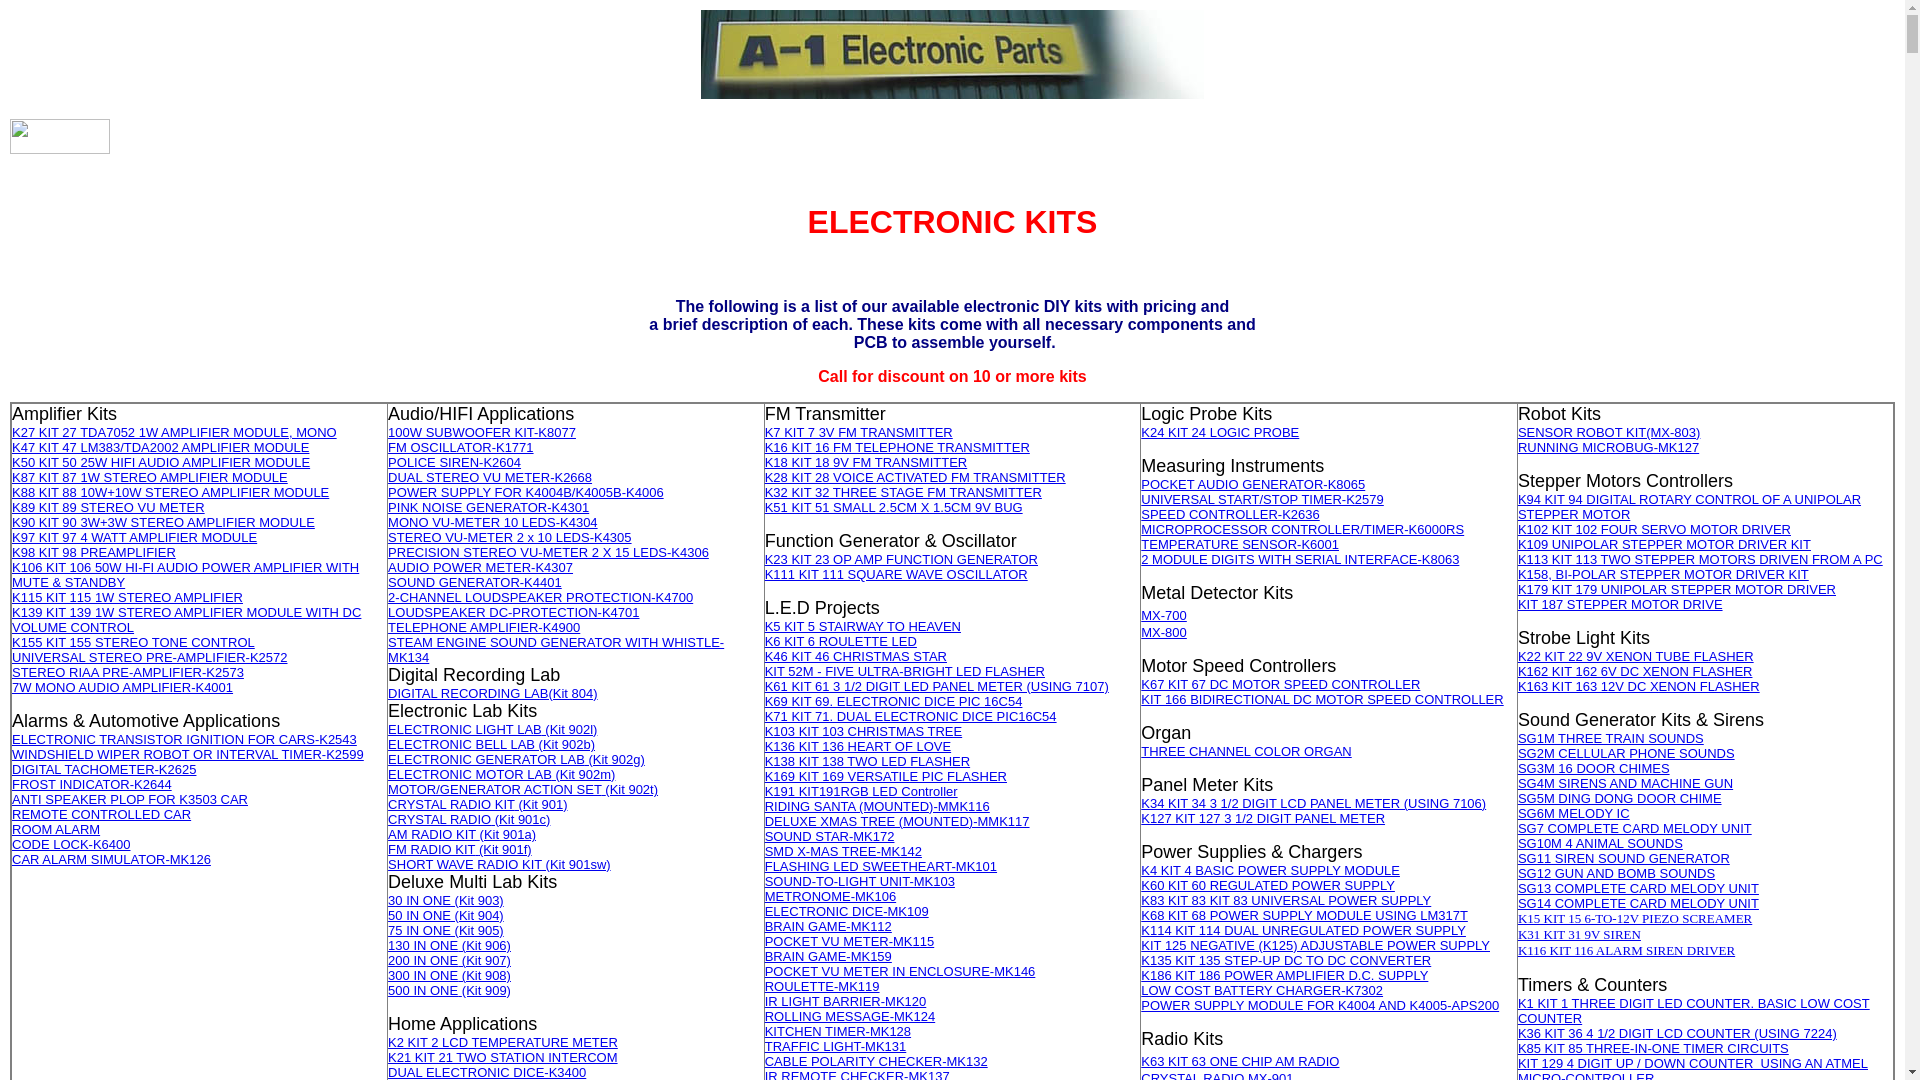 The width and height of the screenshot is (1920, 1080). I want to click on 'TRAFFIC LIGHT-MK131', so click(835, 1045).